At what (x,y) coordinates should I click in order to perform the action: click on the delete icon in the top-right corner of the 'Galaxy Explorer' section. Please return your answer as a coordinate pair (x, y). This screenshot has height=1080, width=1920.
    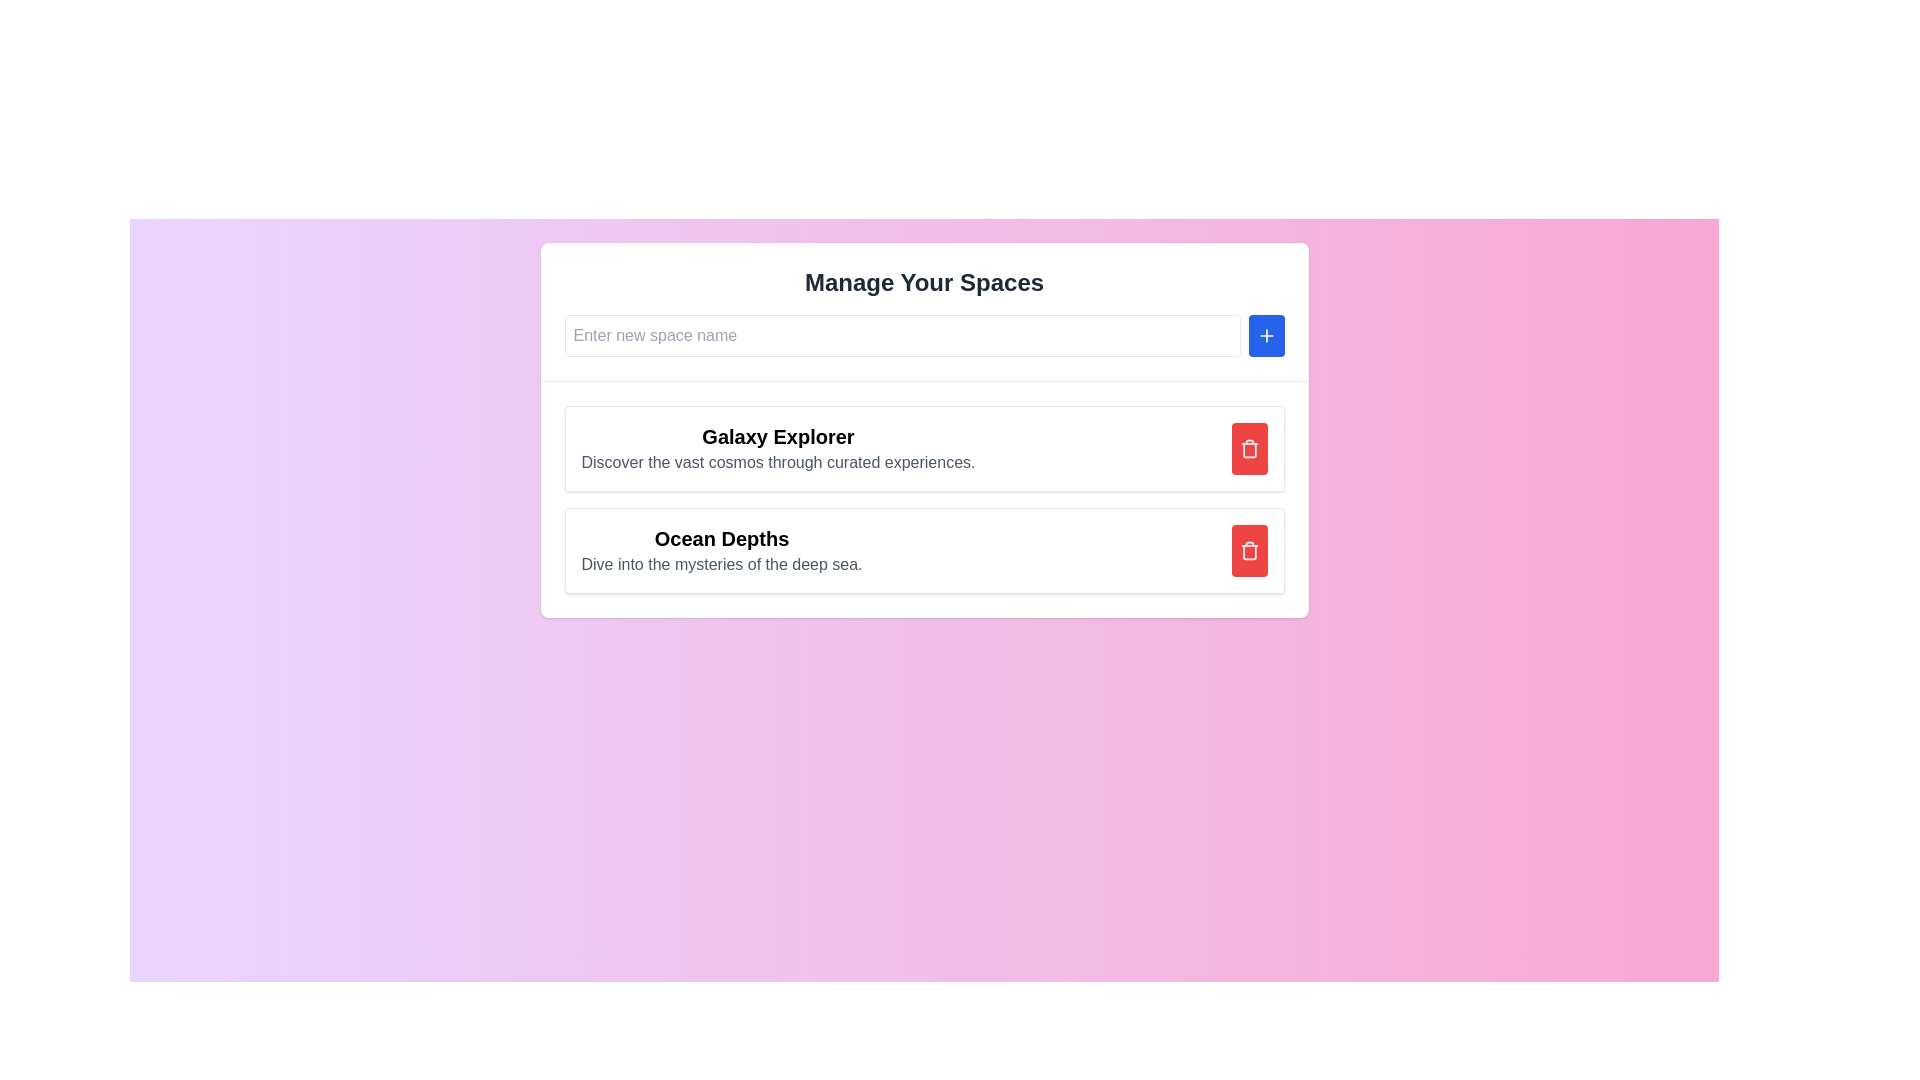
    Looking at the image, I should click on (1248, 447).